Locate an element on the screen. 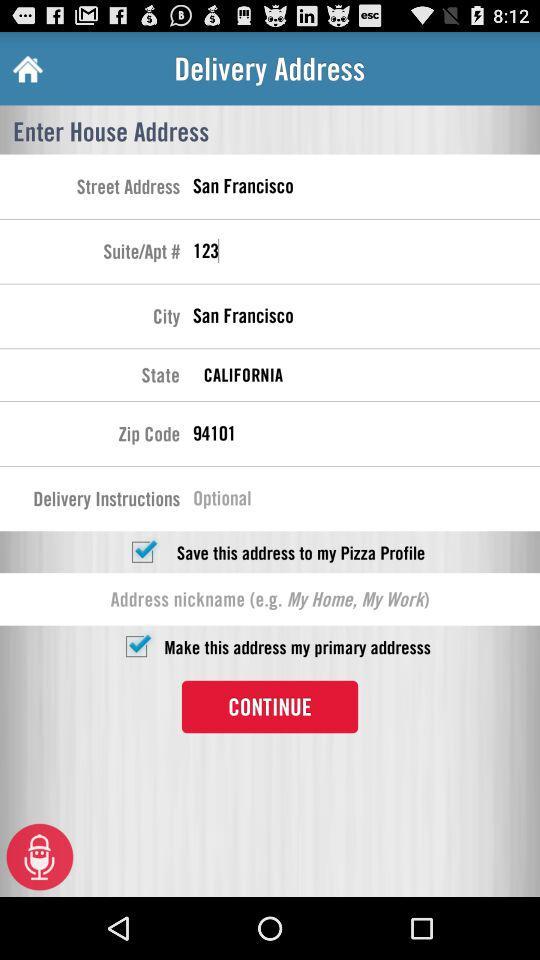 This screenshot has height=960, width=540. delivery instructions is located at coordinates (365, 500).